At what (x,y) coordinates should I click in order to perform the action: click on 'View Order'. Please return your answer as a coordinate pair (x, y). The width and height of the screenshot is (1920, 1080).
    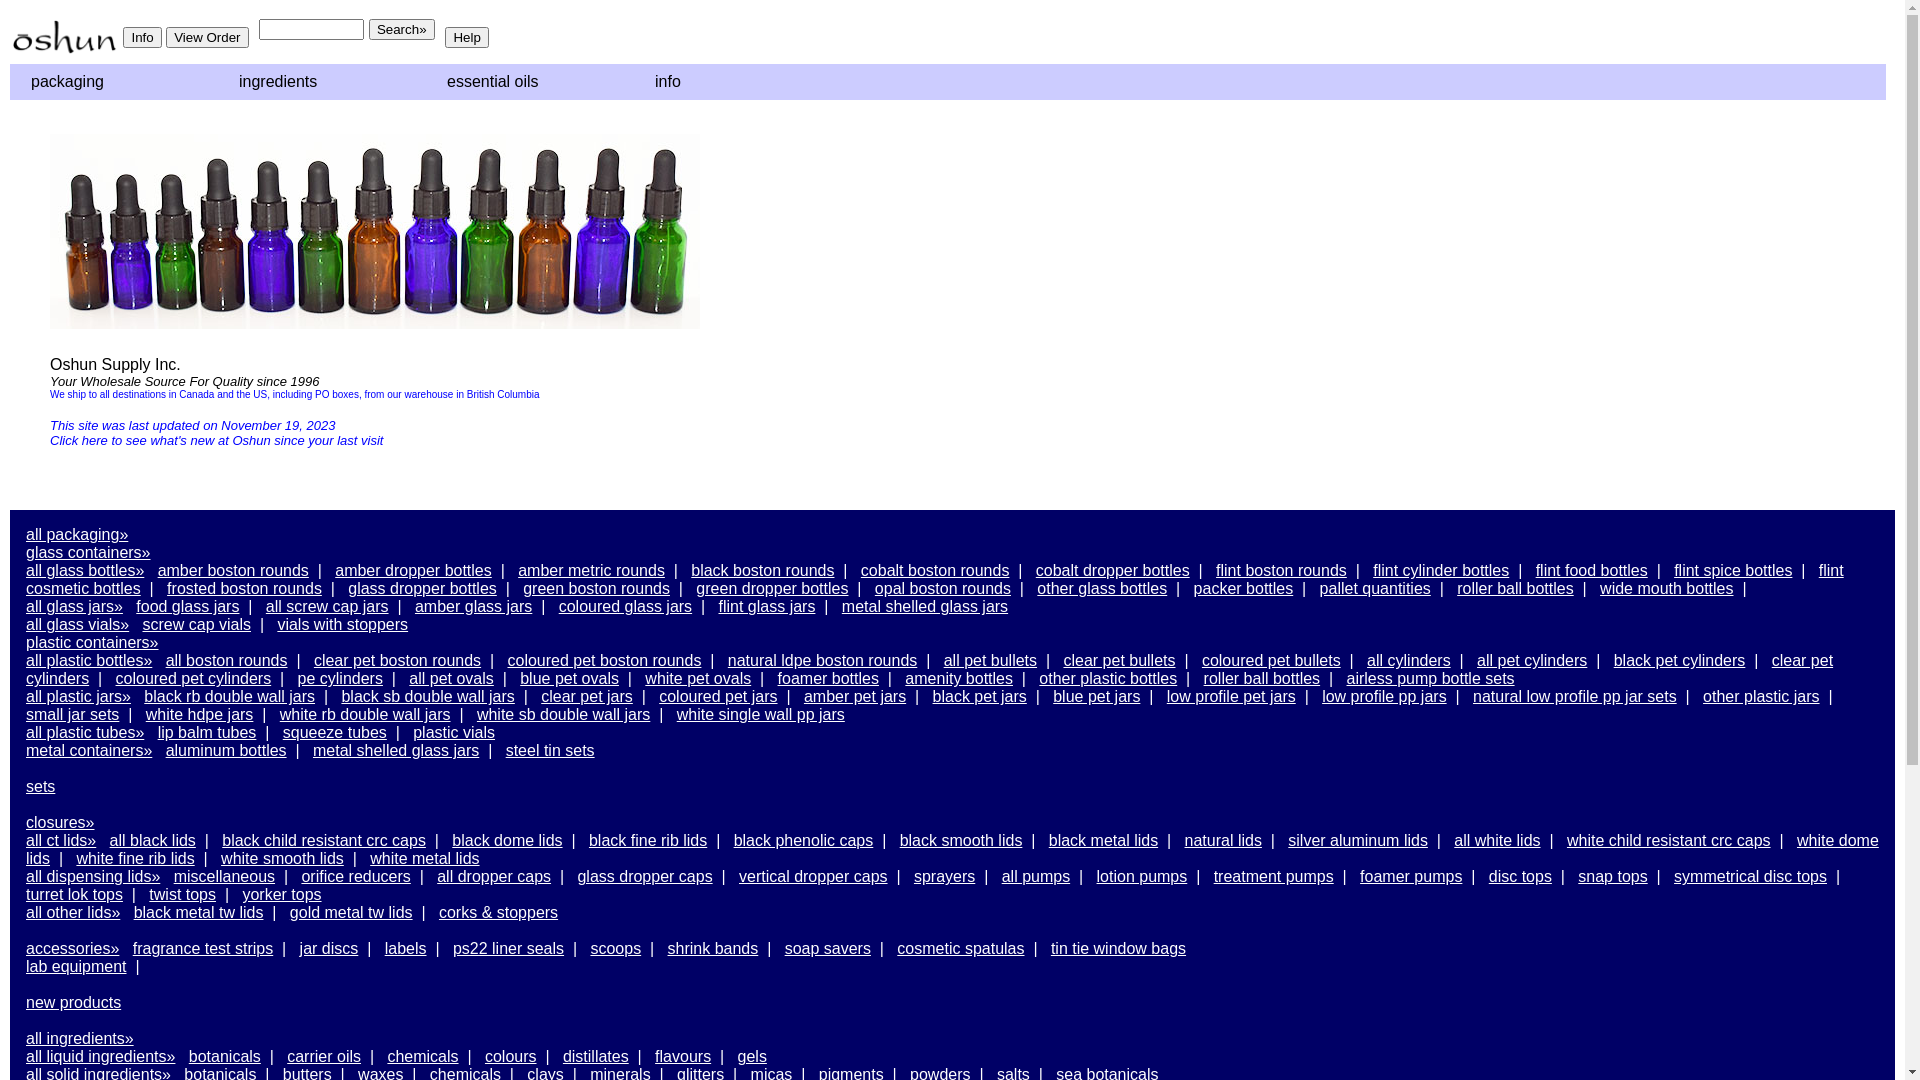
    Looking at the image, I should click on (166, 37).